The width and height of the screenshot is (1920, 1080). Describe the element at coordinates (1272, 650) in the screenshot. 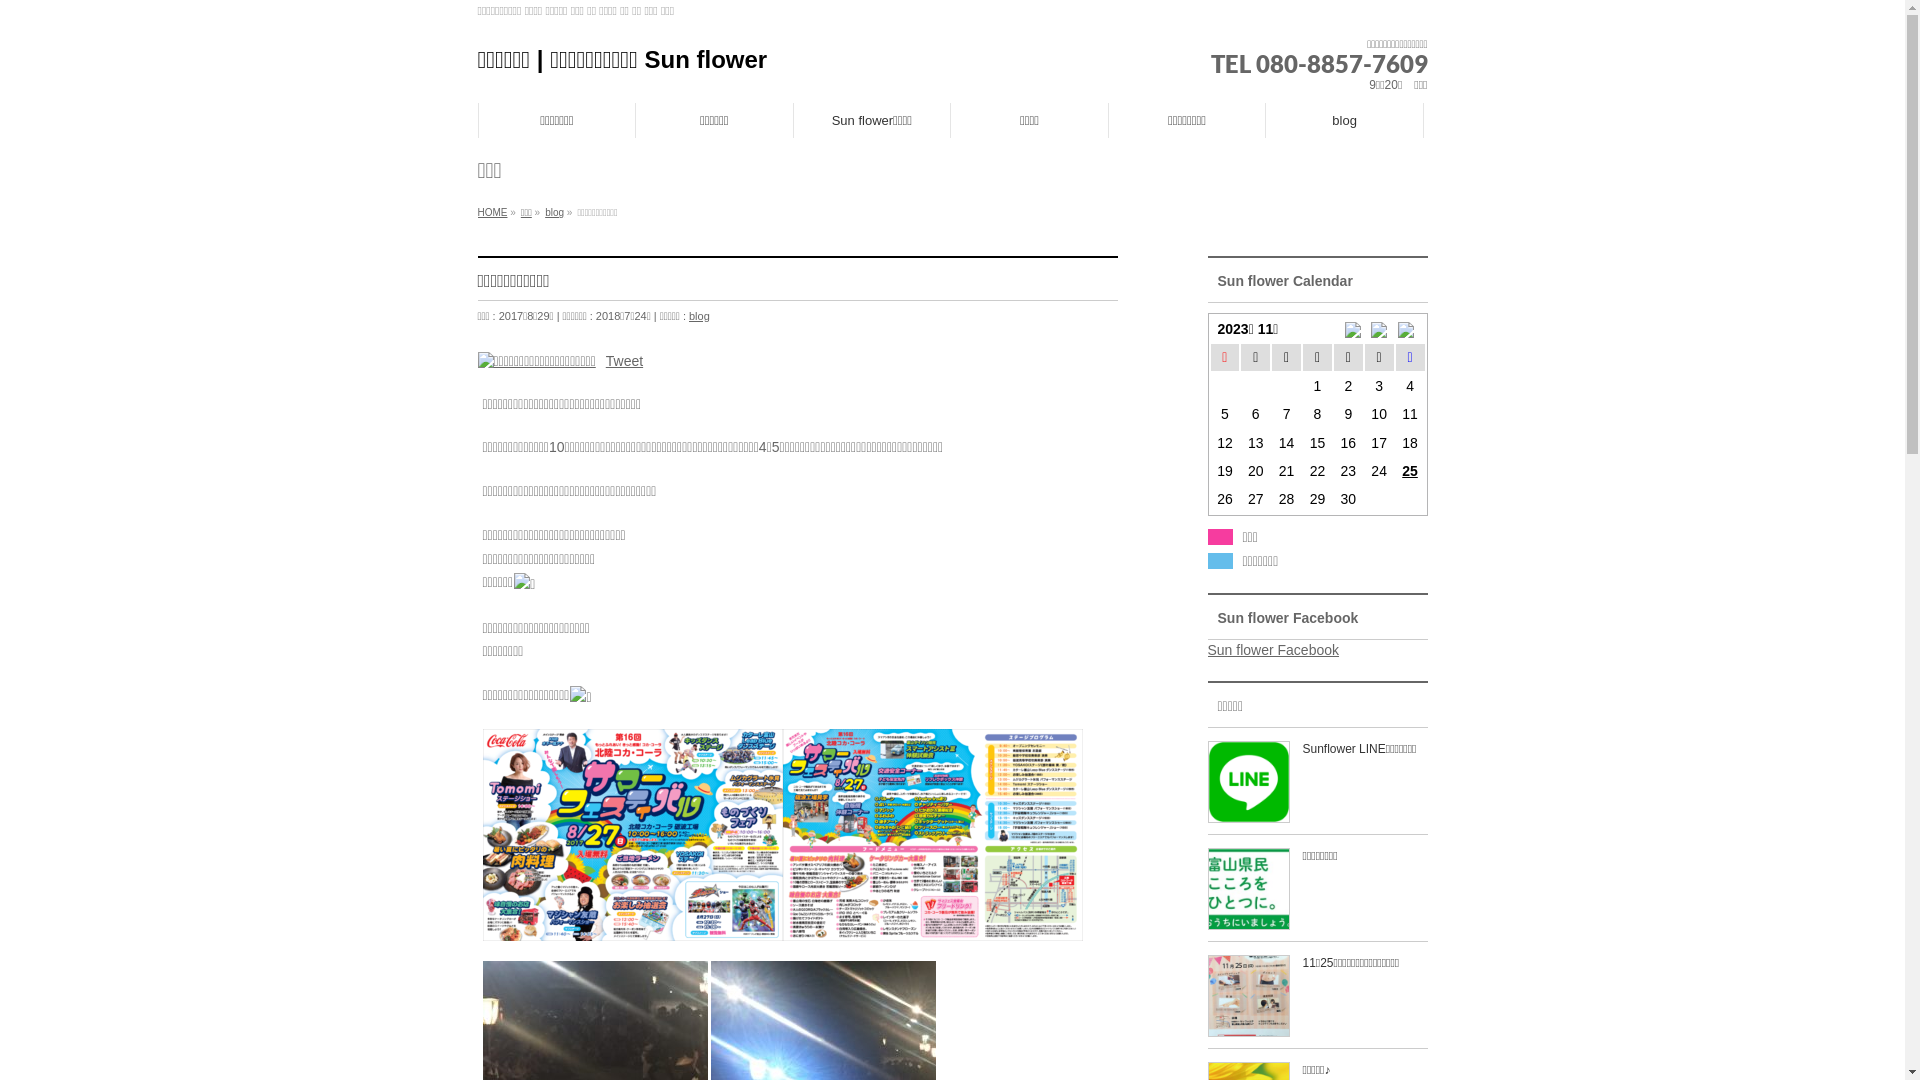

I see `'Sun flower Facebook'` at that location.